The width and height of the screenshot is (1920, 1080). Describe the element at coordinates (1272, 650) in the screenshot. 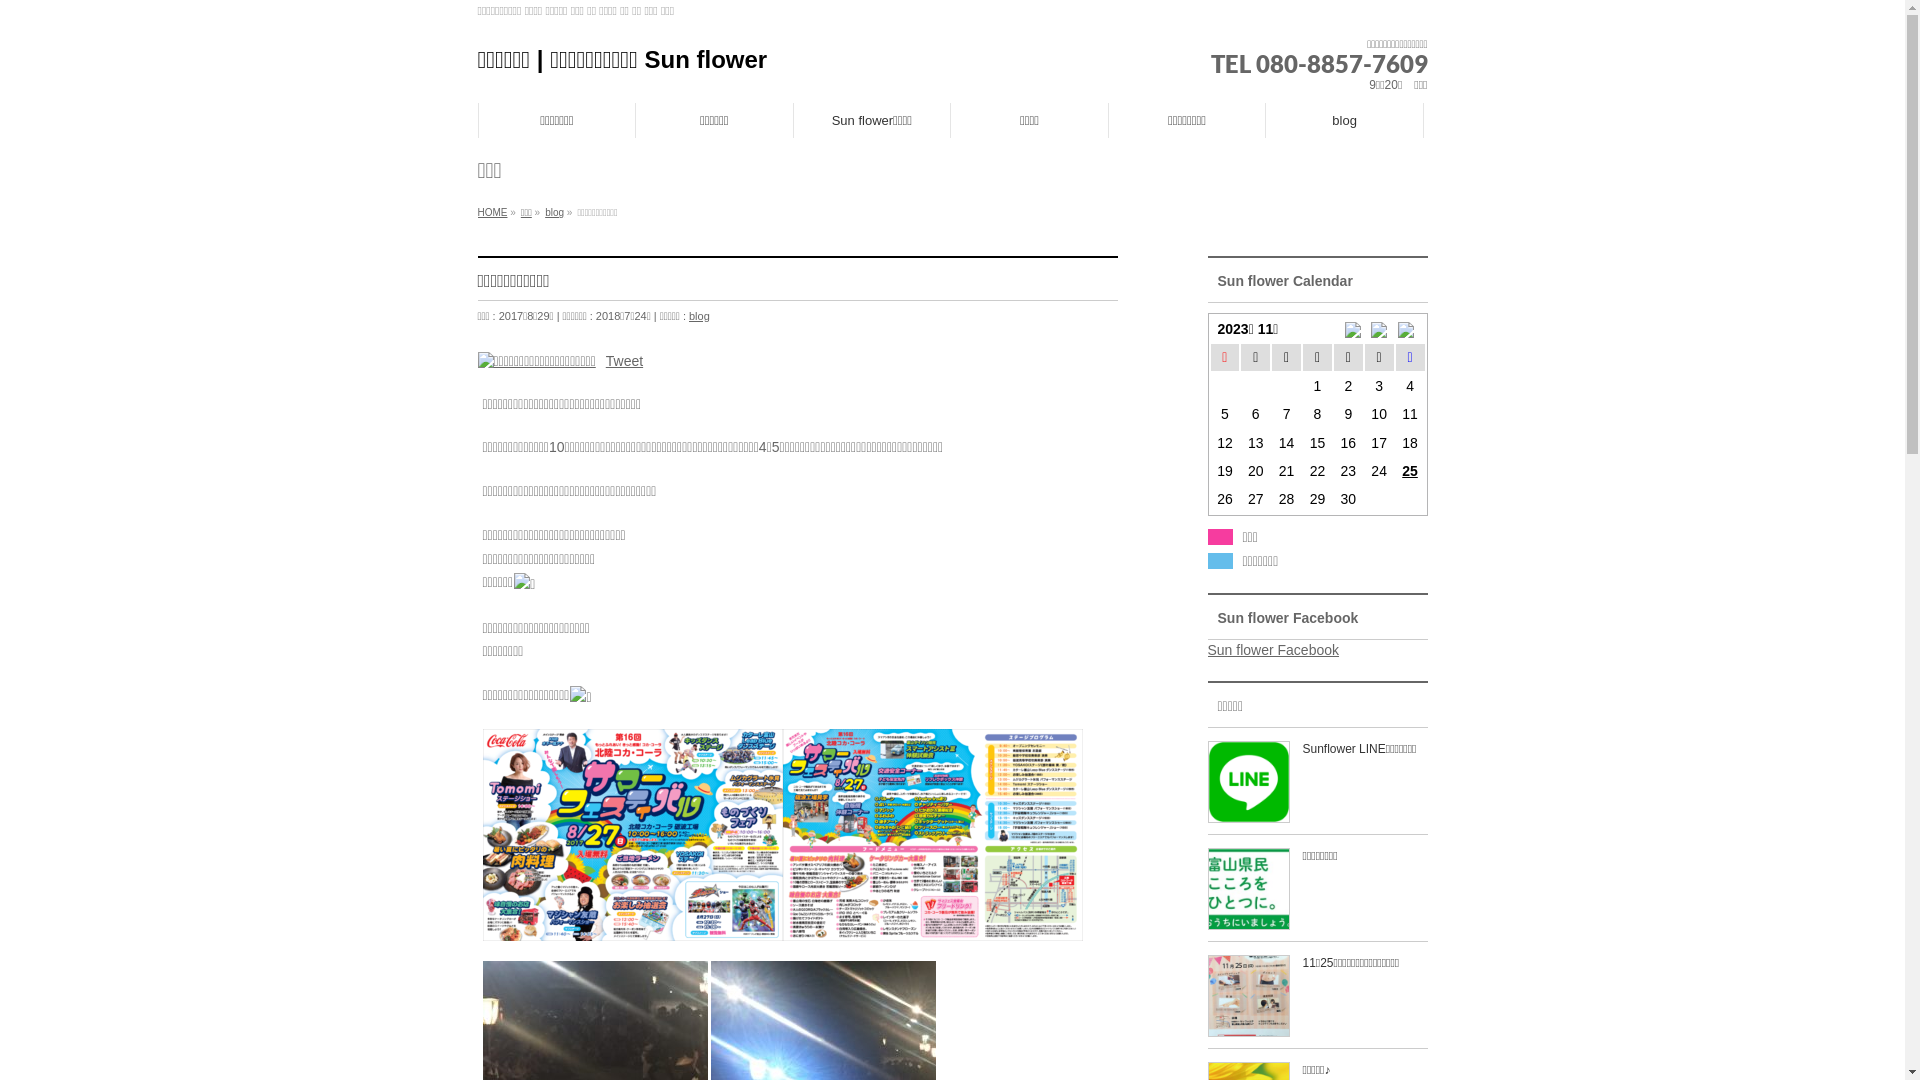

I see `'Sun flower Facebook'` at that location.